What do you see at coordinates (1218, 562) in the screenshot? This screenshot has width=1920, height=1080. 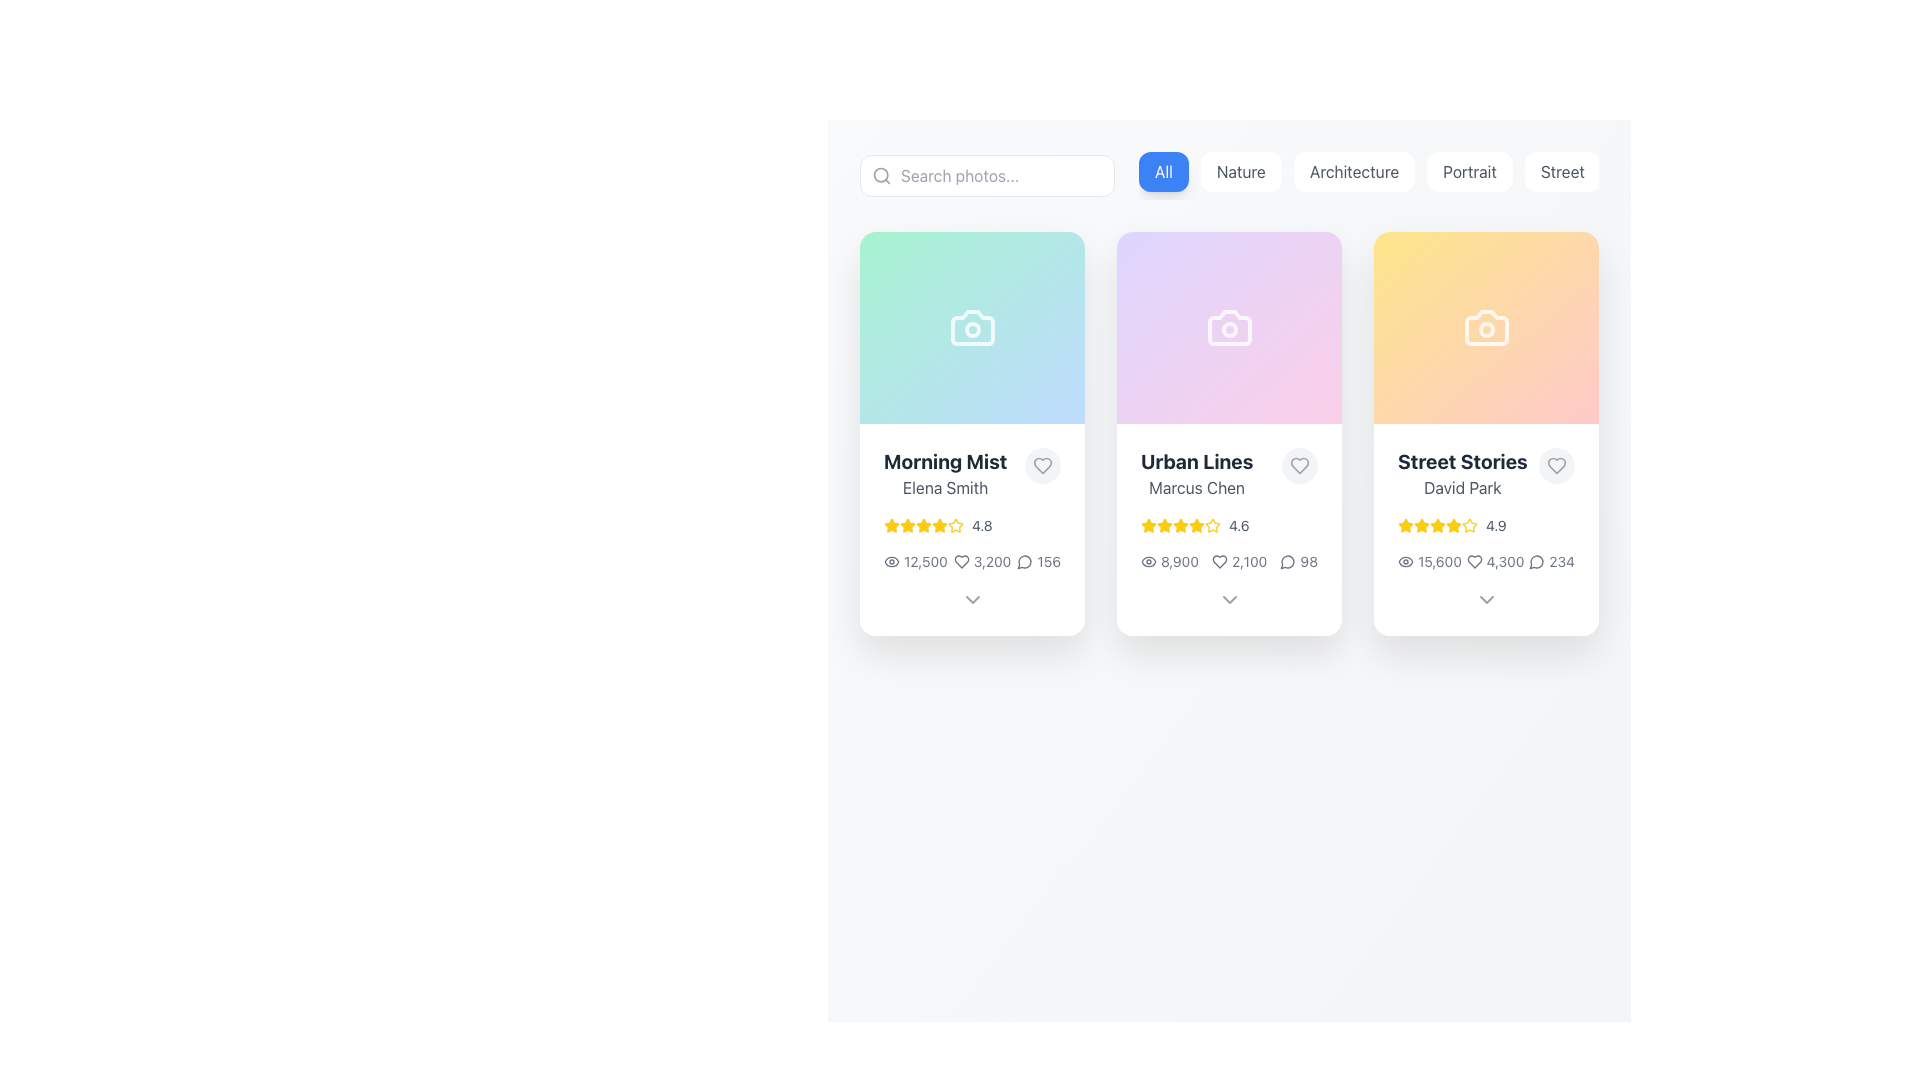 I see `the heart icon located within the 'Urban Lines' card` at bounding box center [1218, 562].